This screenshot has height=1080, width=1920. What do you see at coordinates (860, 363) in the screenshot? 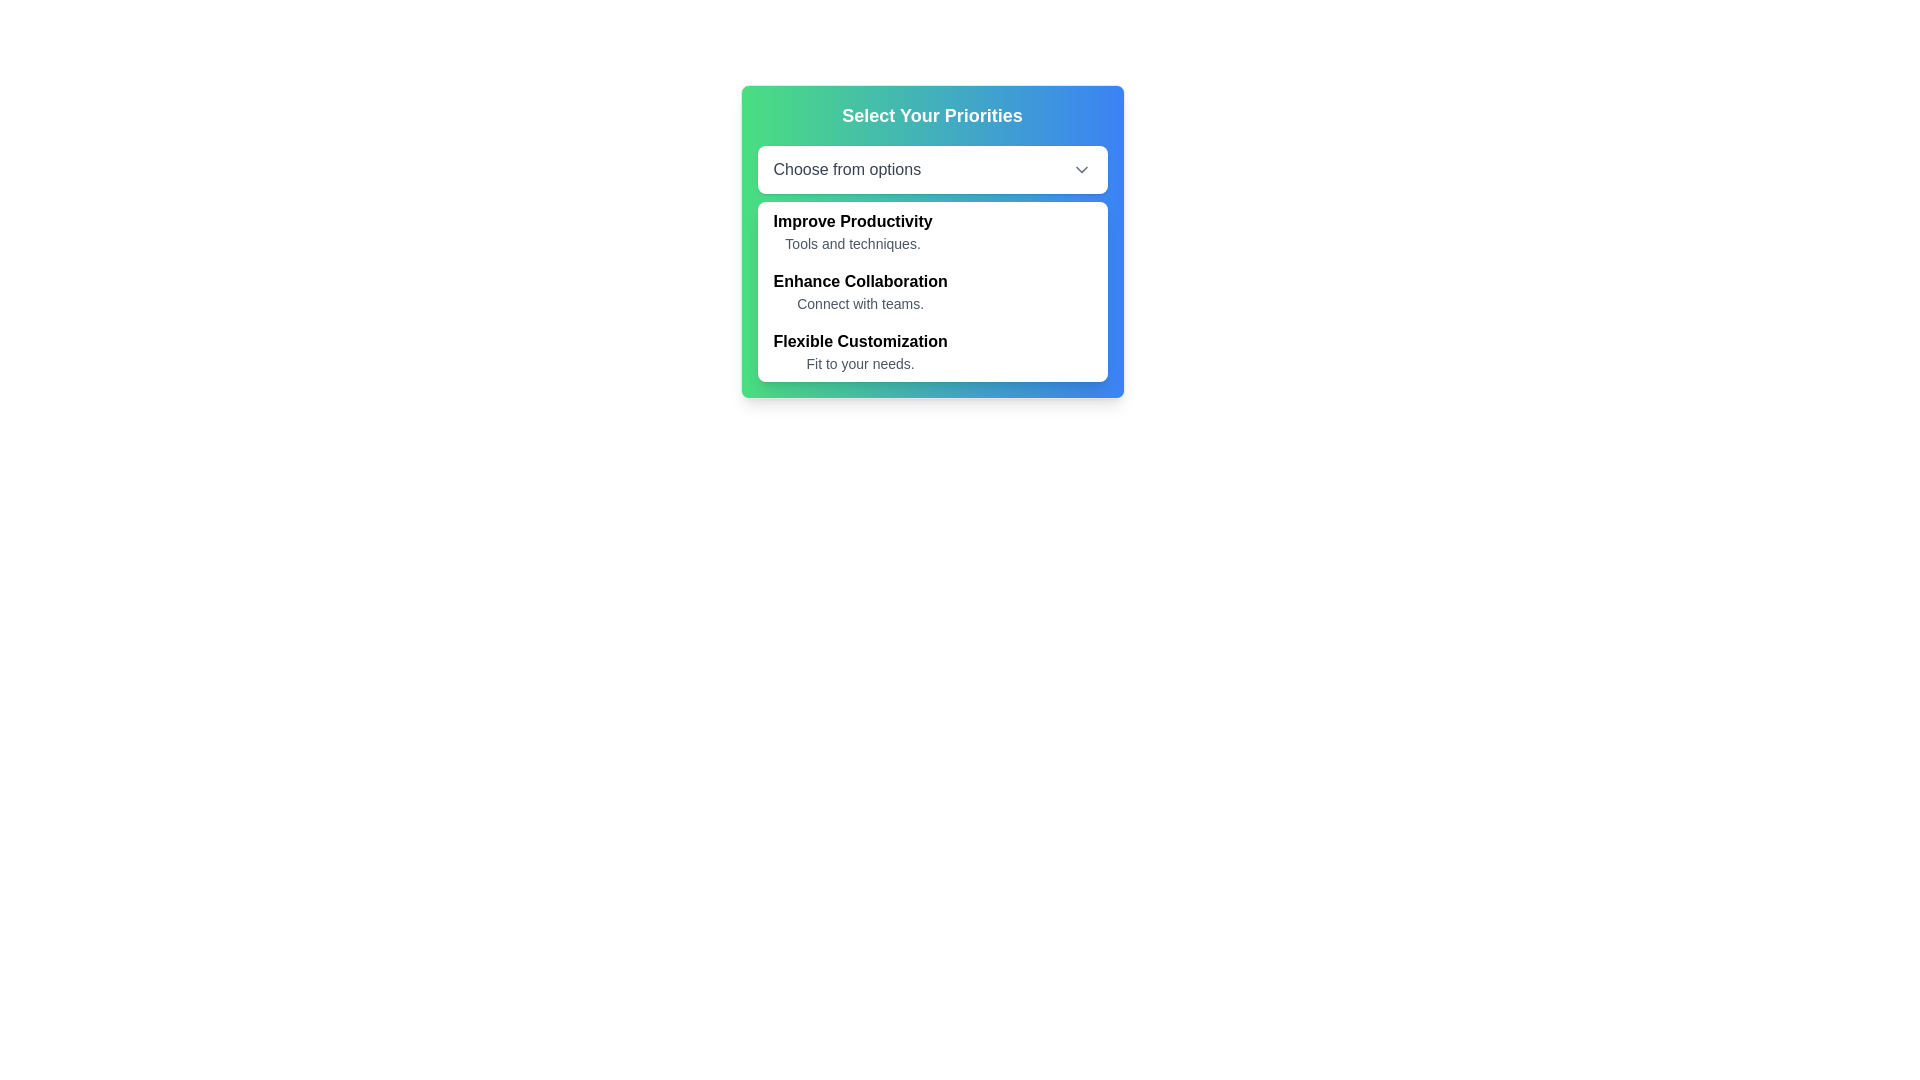
I see `the text label 'Fit to your needs.' which is styled in gray and located beneath the bolded label 'Flexible Customization' in the dropdown menu` at bounding box center [860, 363].